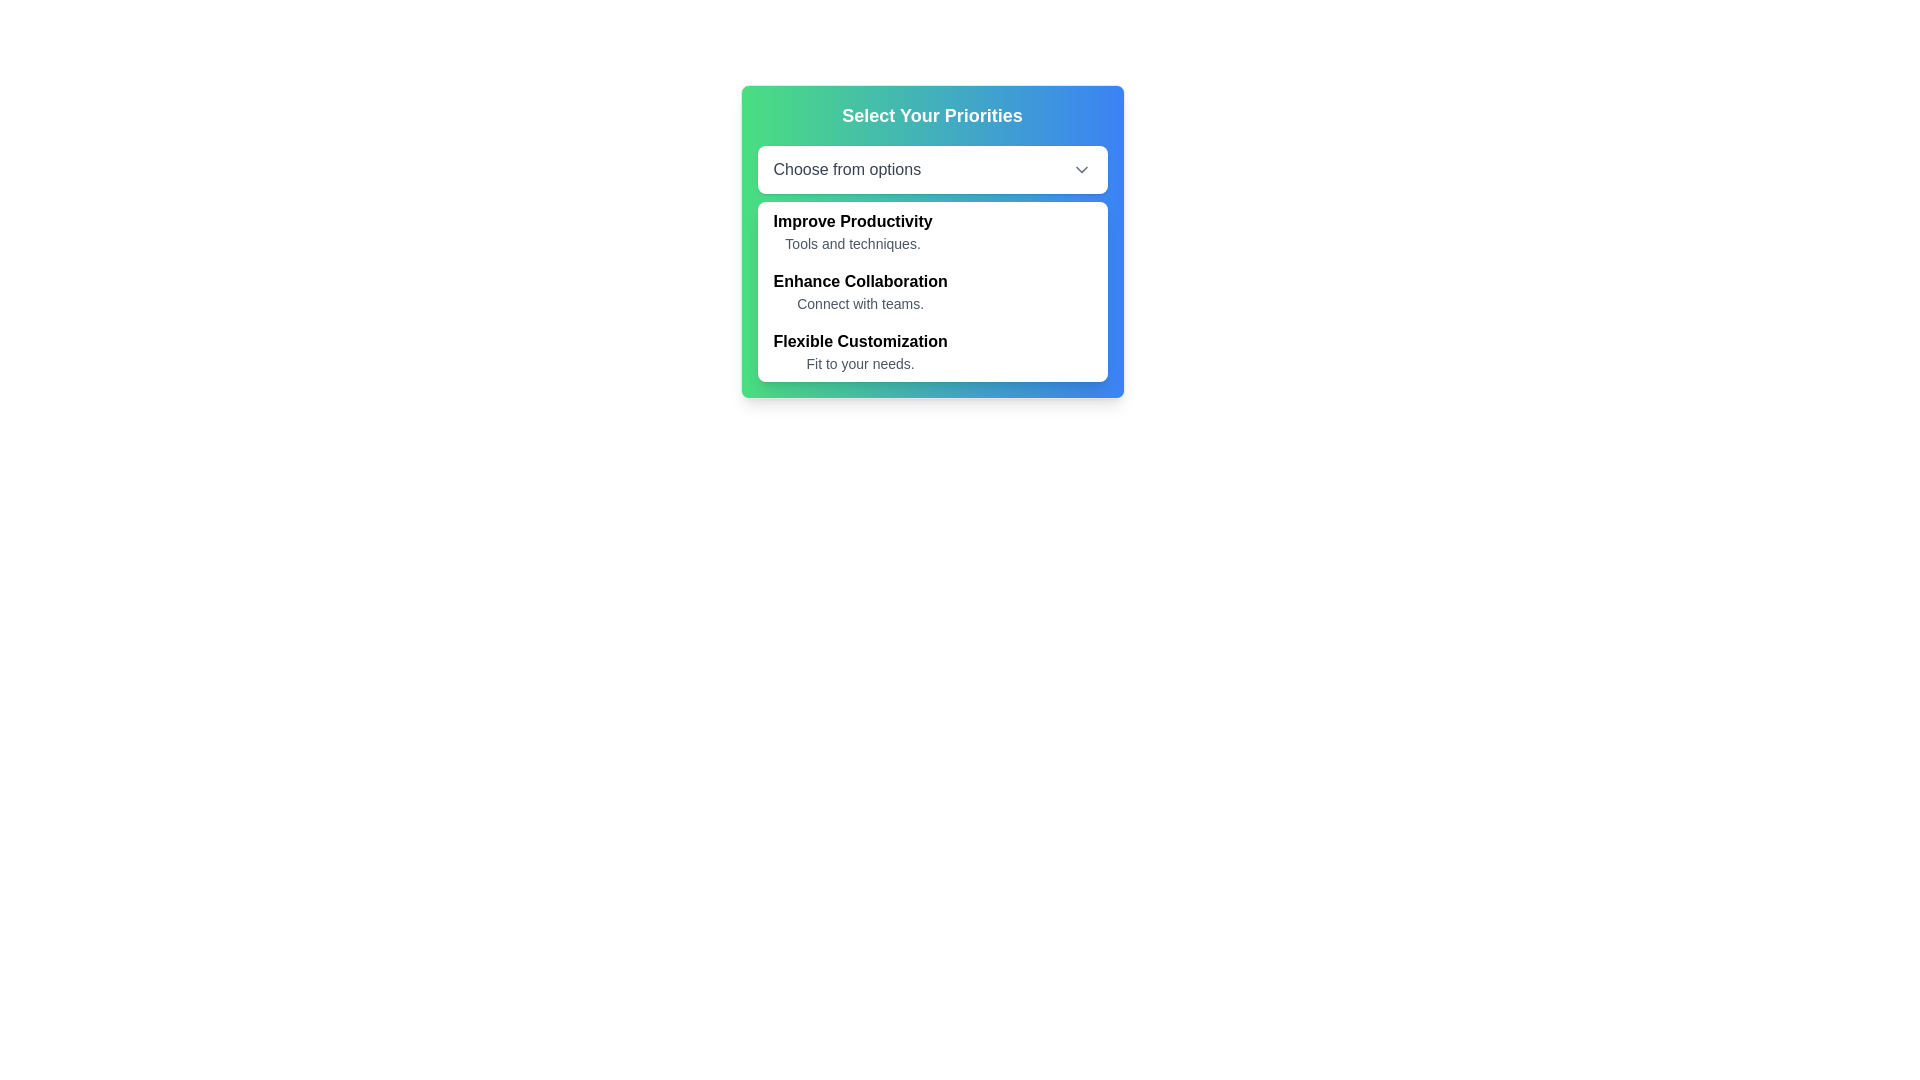  Describe the element at coordinates (860, 304) in the screenshot. I see `the text label providing additional descriptive information related to the header 'Enhance Collaboration' located below the header in the dropdown interface` at that location.